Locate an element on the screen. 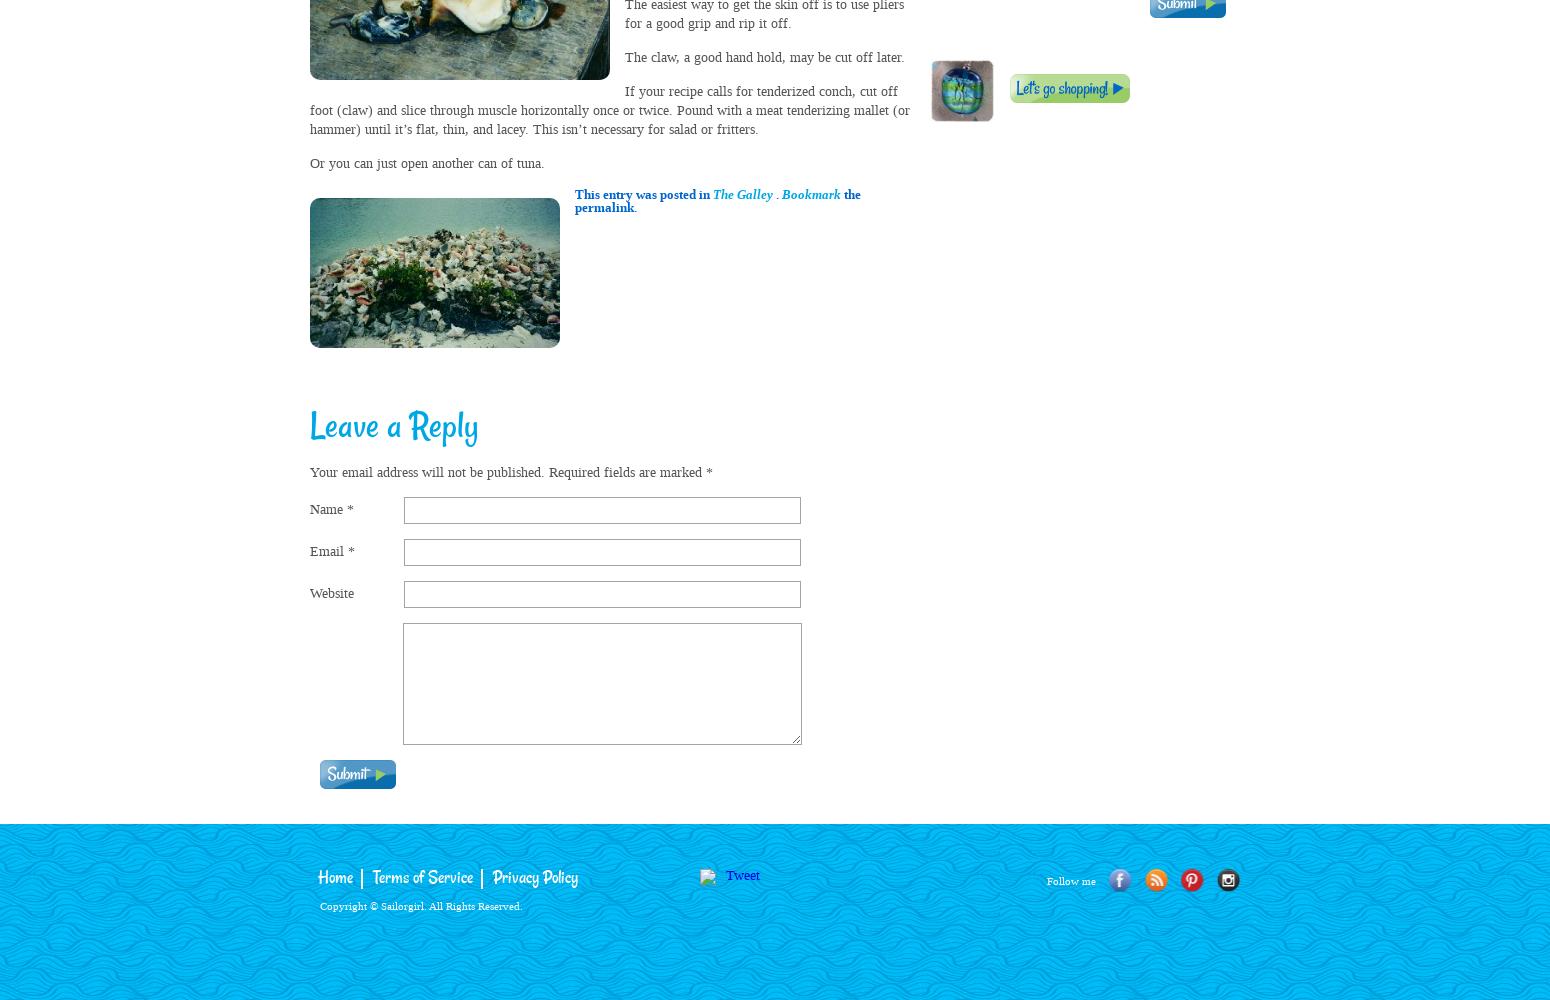  '.' is located at coordinates (776, 193).